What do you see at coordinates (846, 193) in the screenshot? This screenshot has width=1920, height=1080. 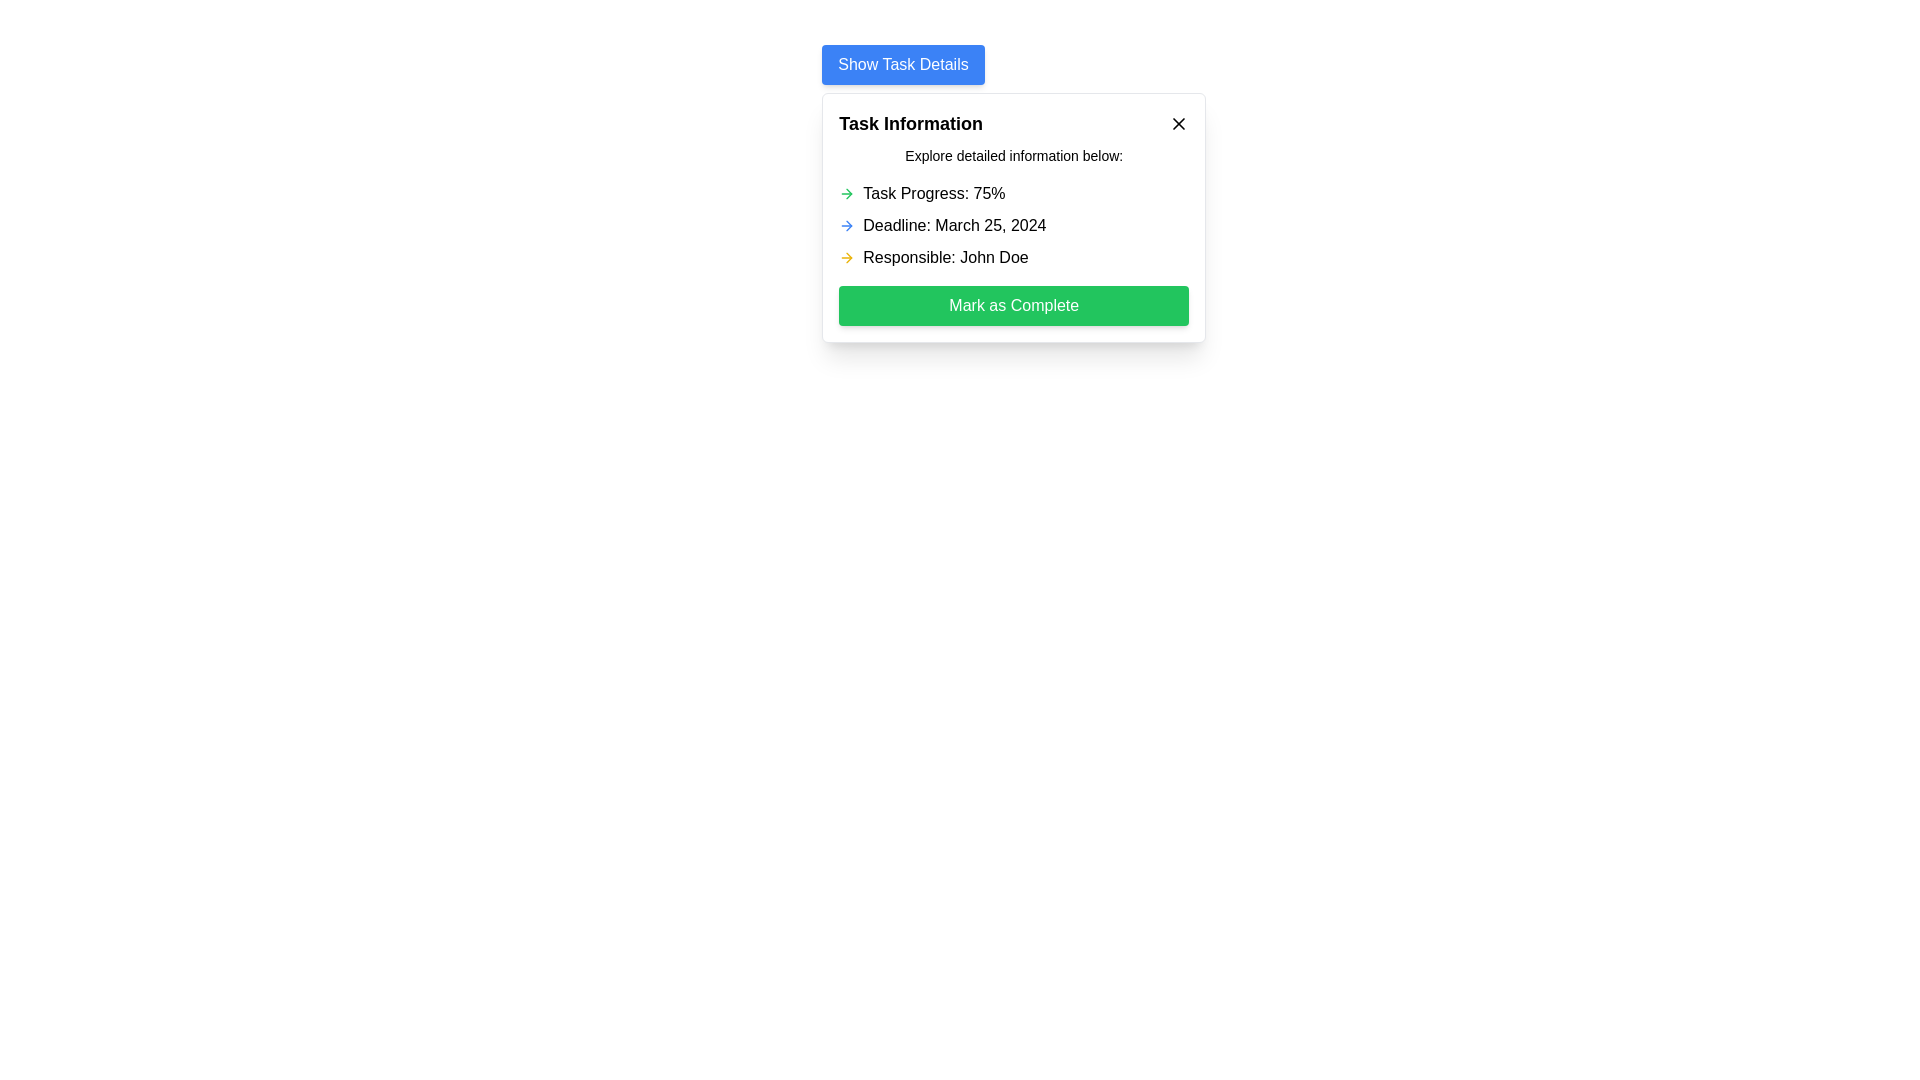 I see `the arrow icon located to the left of the text 'Task Progress: 75%' in the 'Task Information' modal, which indicates navigation or progress` at bounding box center [846, 193].